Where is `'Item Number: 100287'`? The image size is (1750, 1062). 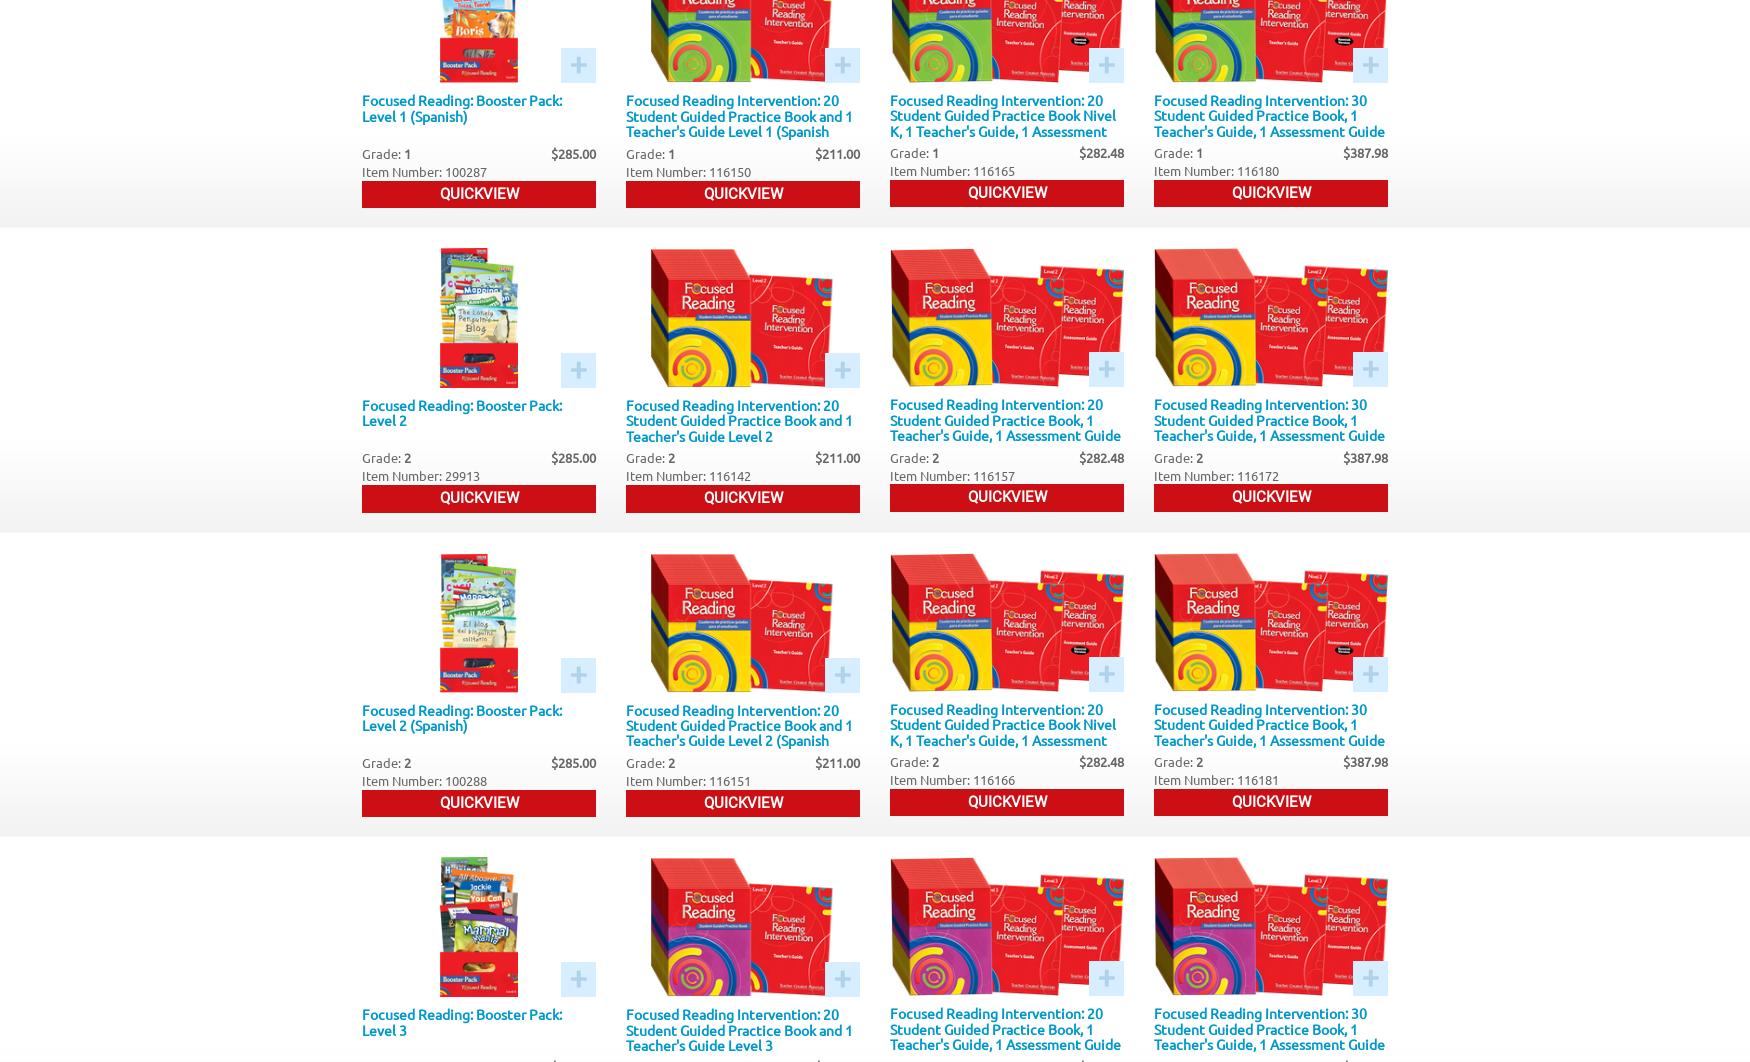 'Item Number: 100287' is located at coordinates (362, 170).